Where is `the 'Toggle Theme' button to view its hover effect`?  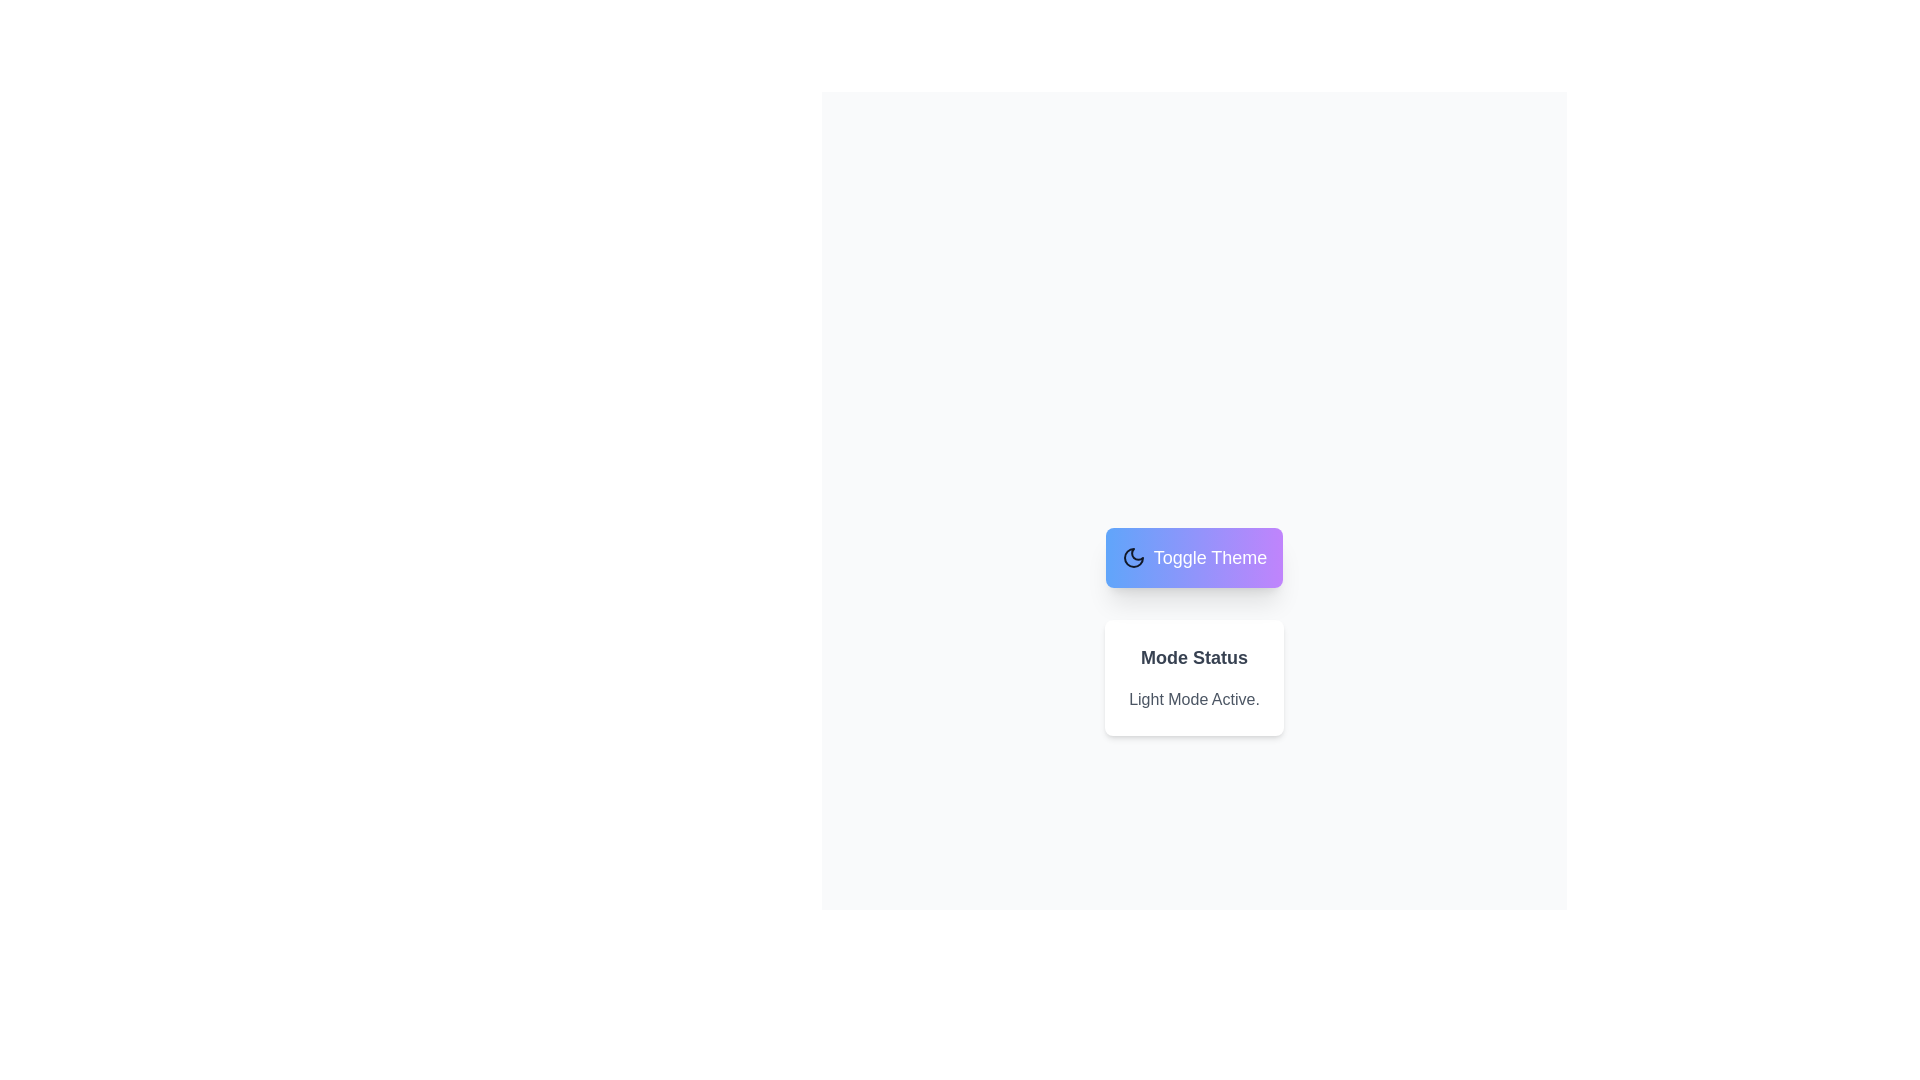
the 'Toggle Theme' button to view its hover effect is located at coordinates (1194, 558).